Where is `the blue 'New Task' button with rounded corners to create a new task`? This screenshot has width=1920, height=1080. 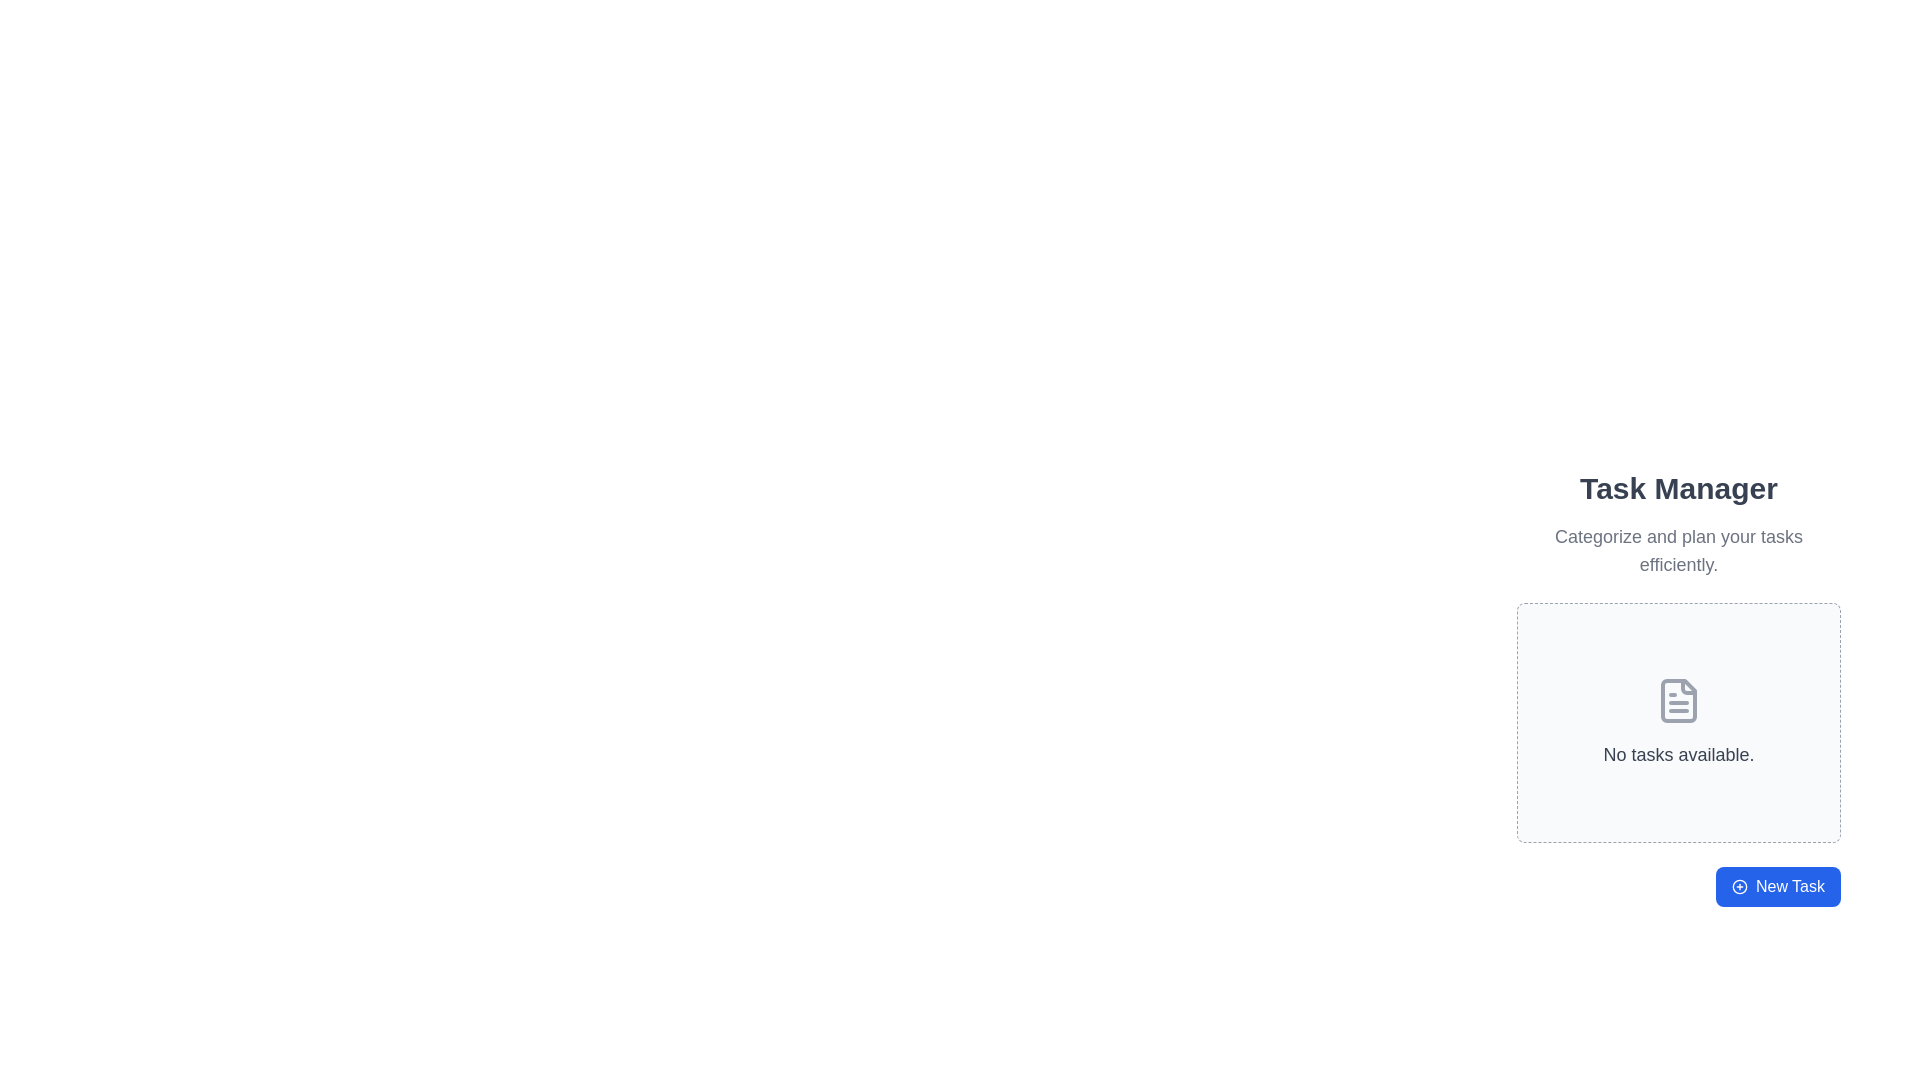
the blue 'New Task' button with rounded corners to create a new task is located at coordinates (1777, 886).